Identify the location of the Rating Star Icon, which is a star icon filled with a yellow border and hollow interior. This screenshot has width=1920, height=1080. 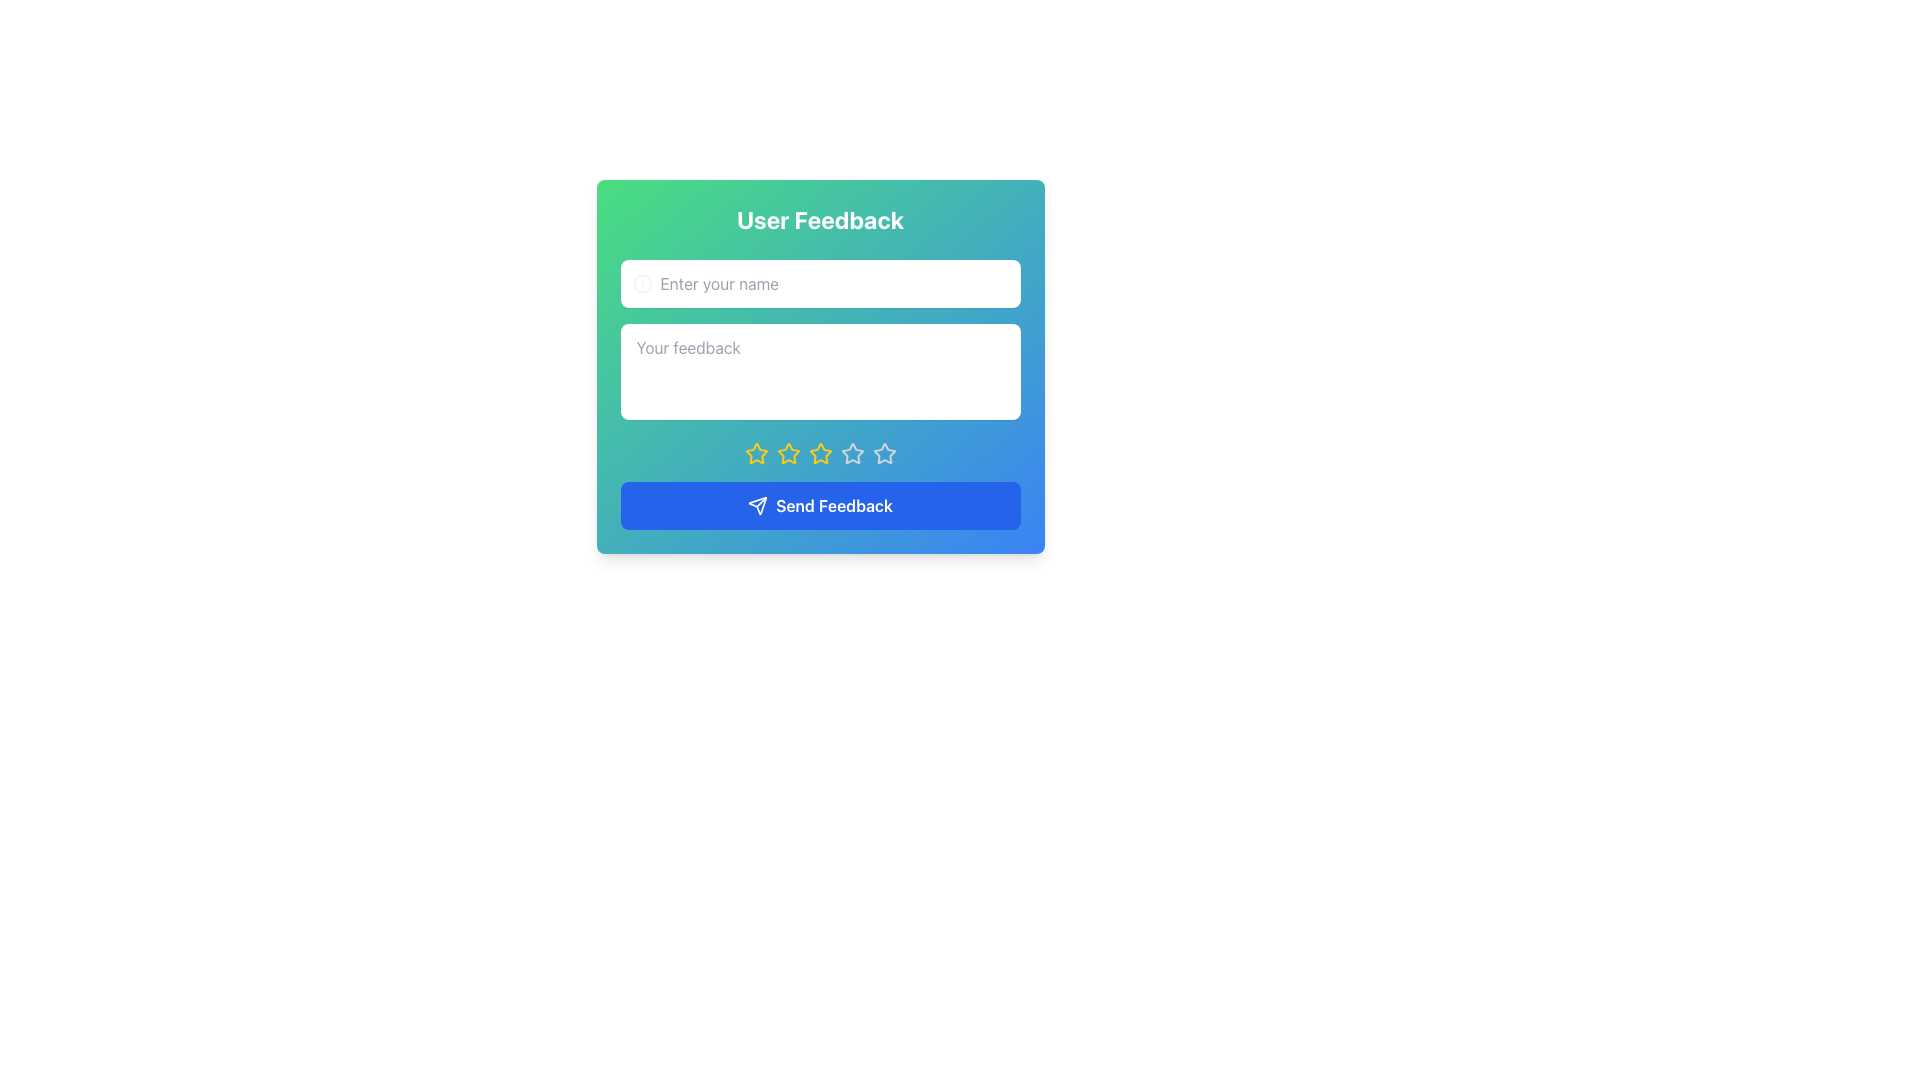
(787, 453).